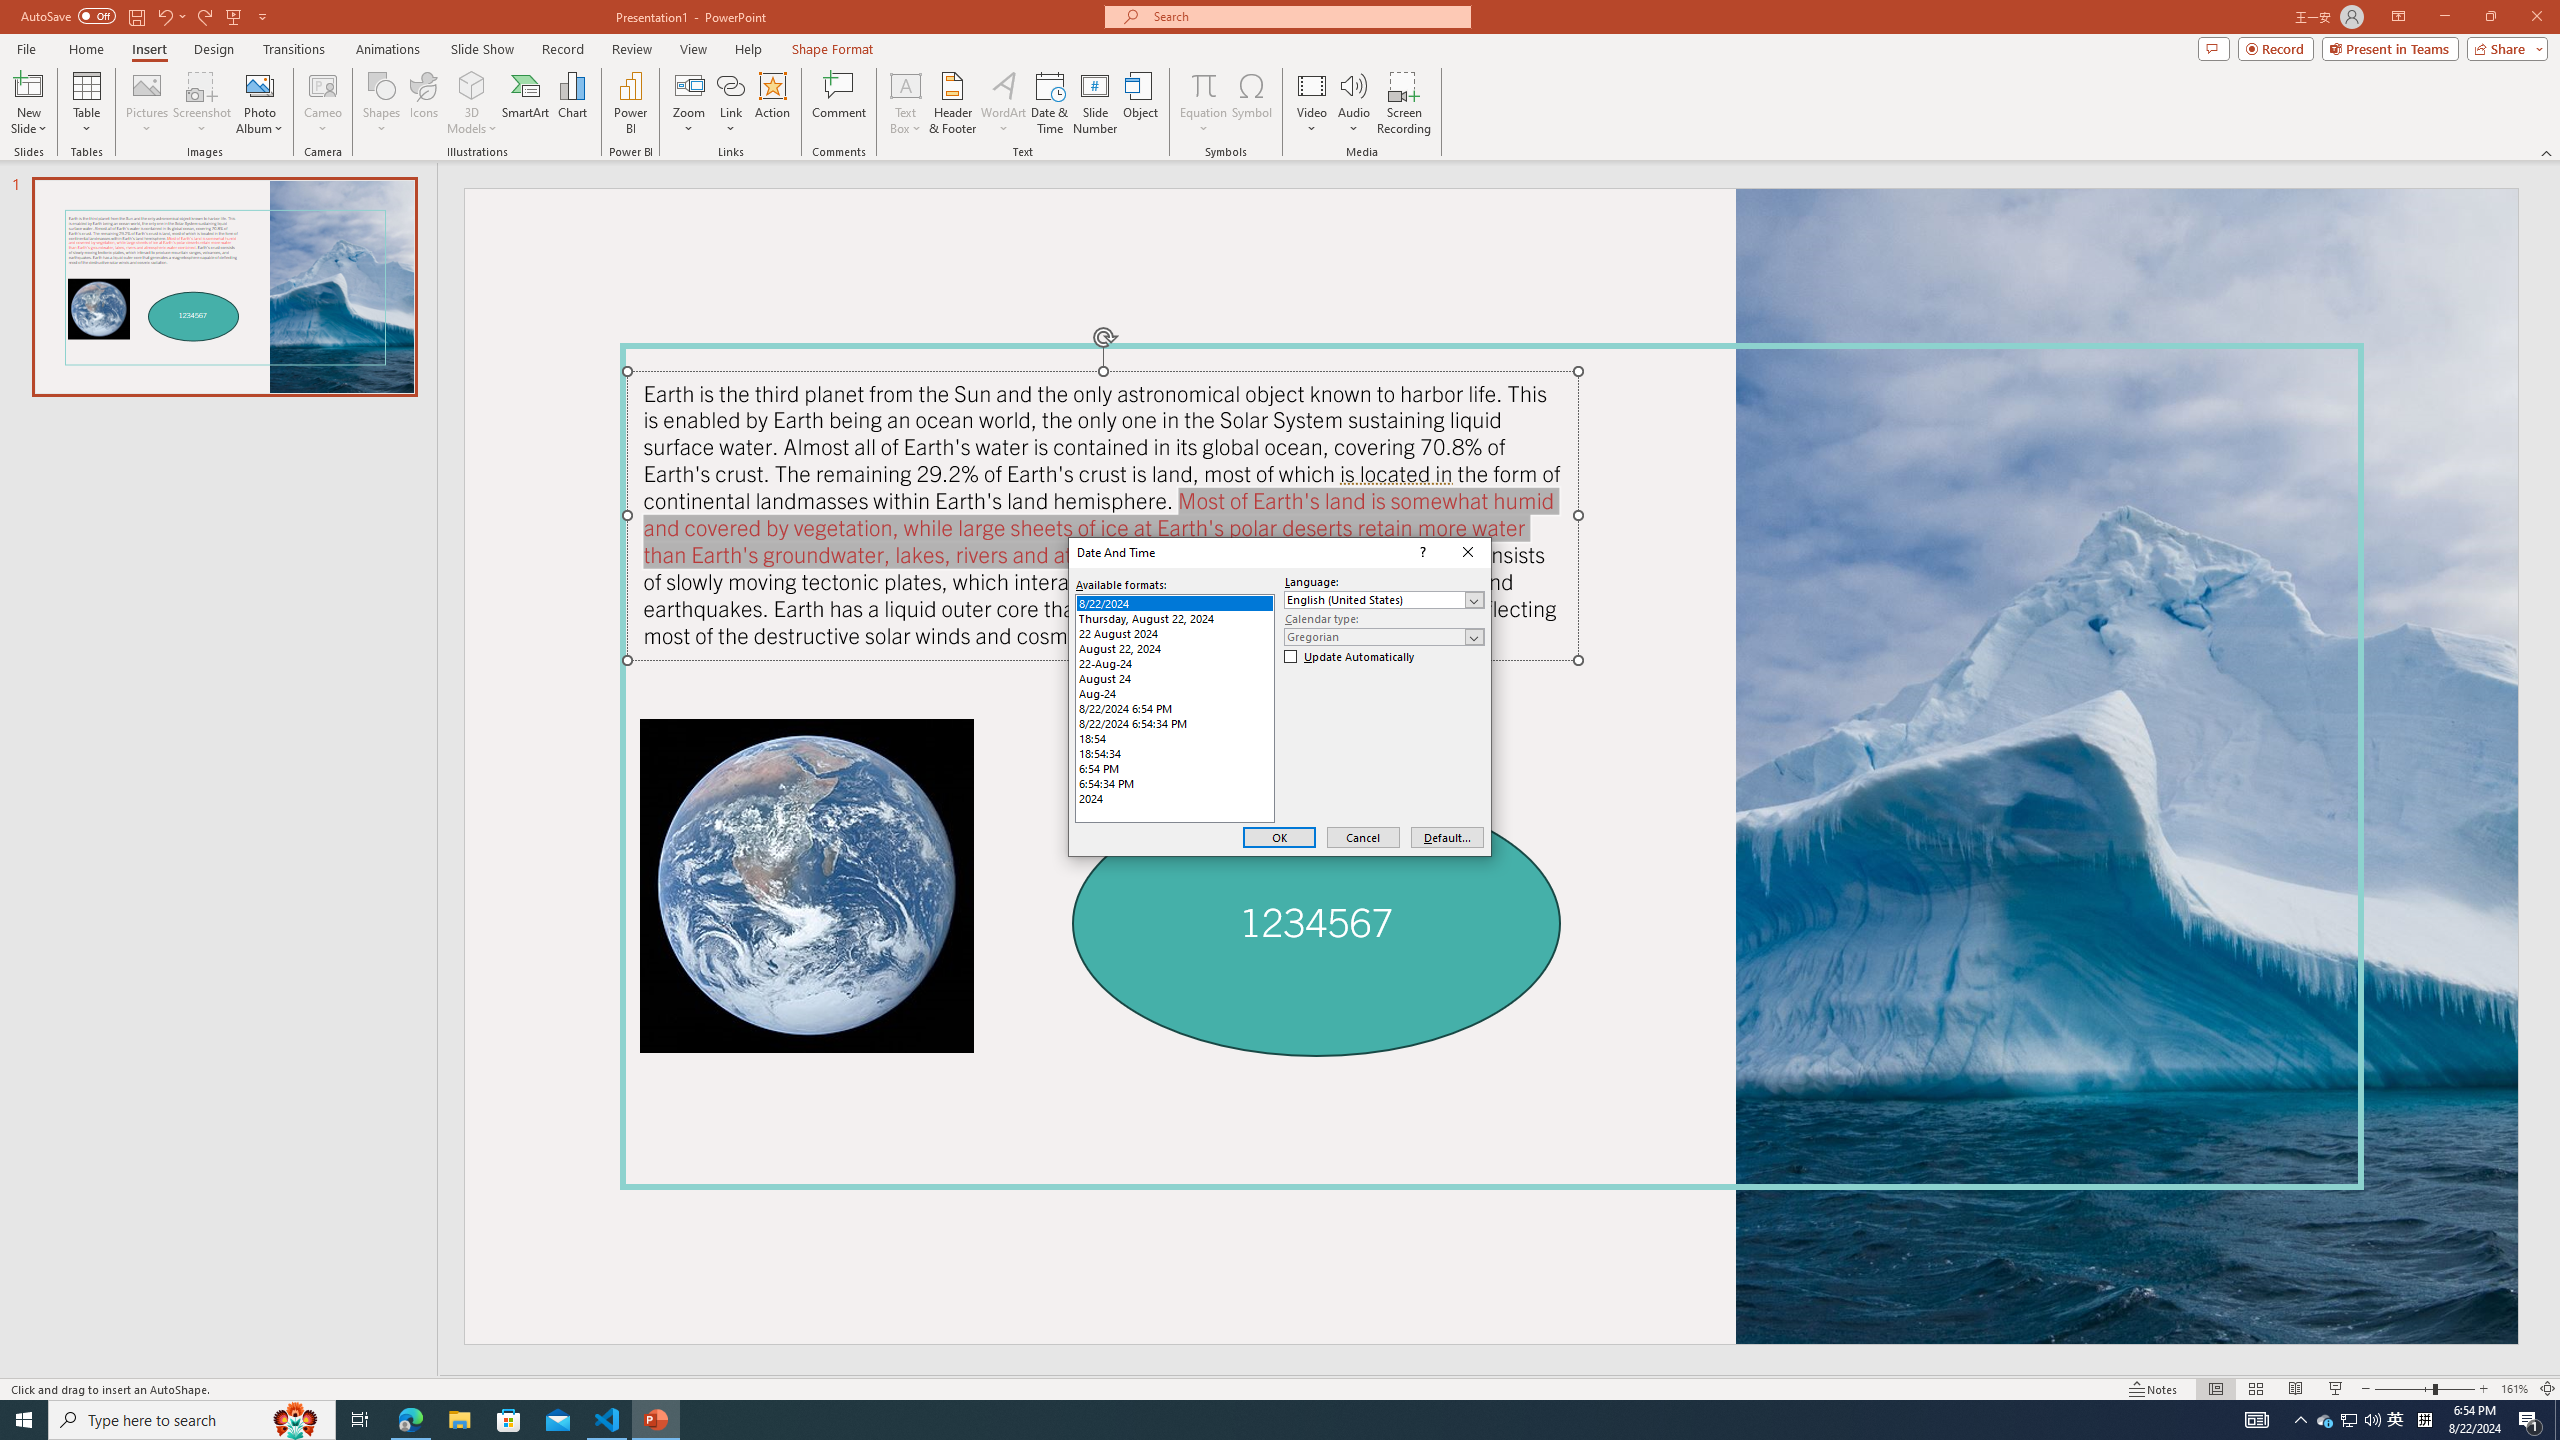 The image size is (2560, 1440). I want to click on 'Slide Number', so click(1094, 103).